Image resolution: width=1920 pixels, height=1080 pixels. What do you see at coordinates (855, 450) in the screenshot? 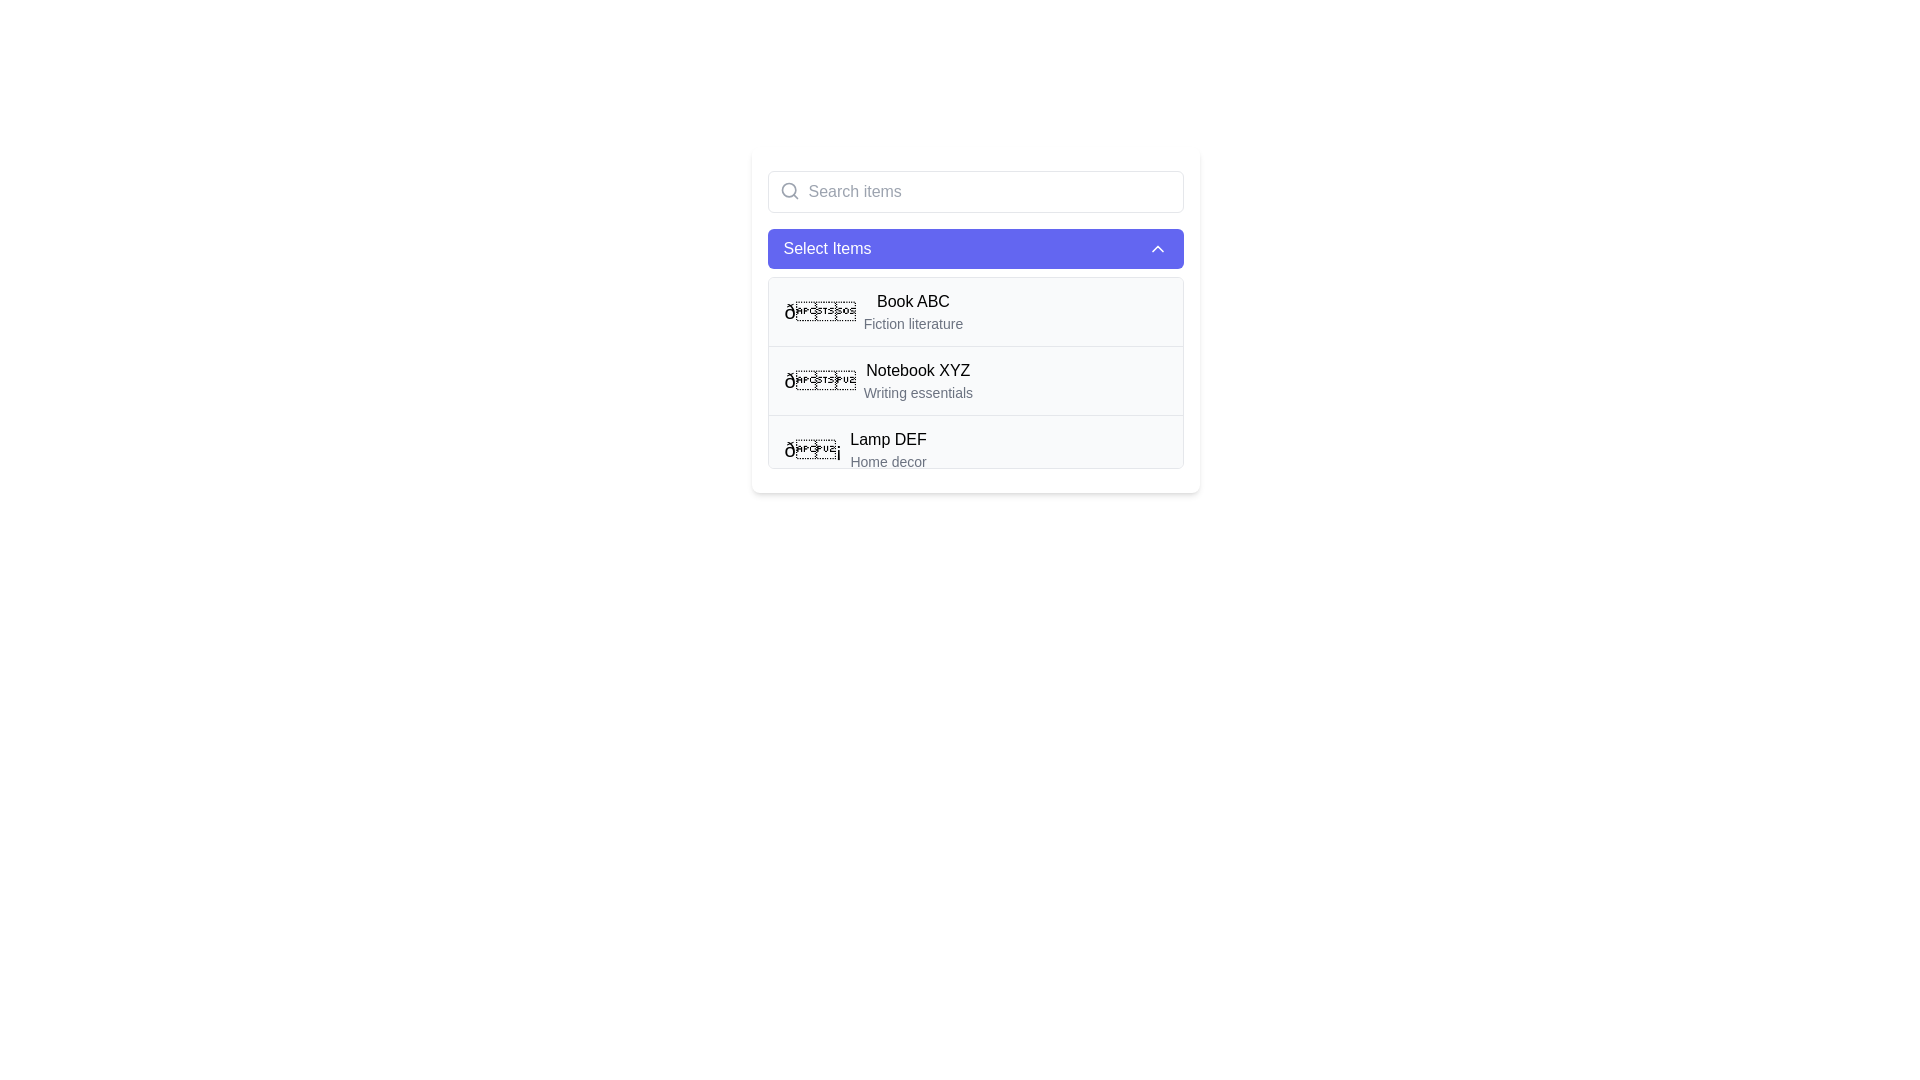
I see `the list entry labeled 'Lamp DEF', which is the third option in the dropdown menu, positioned directly below 'Notebook XYZ'` at bounding box center [855, 450].